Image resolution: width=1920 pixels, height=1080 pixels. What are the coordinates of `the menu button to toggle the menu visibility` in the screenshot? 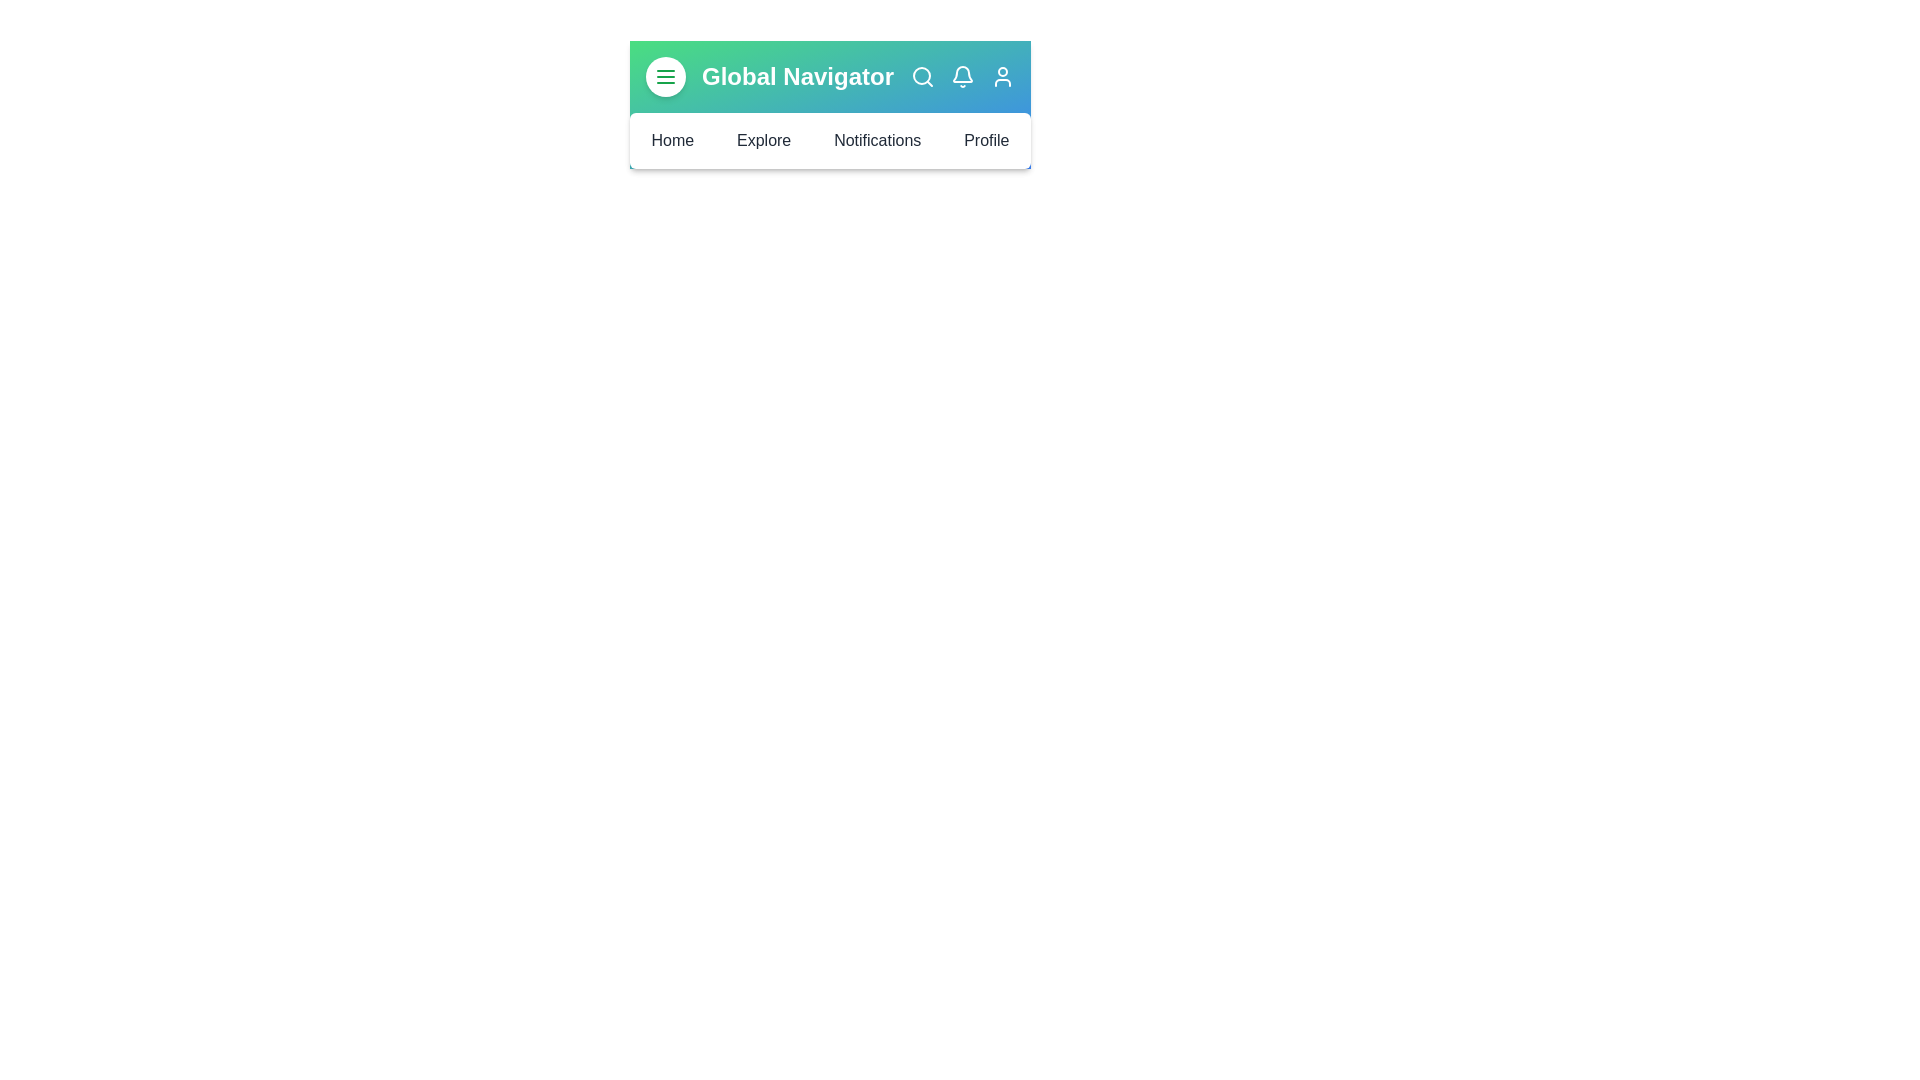 It's located at (666, 76).